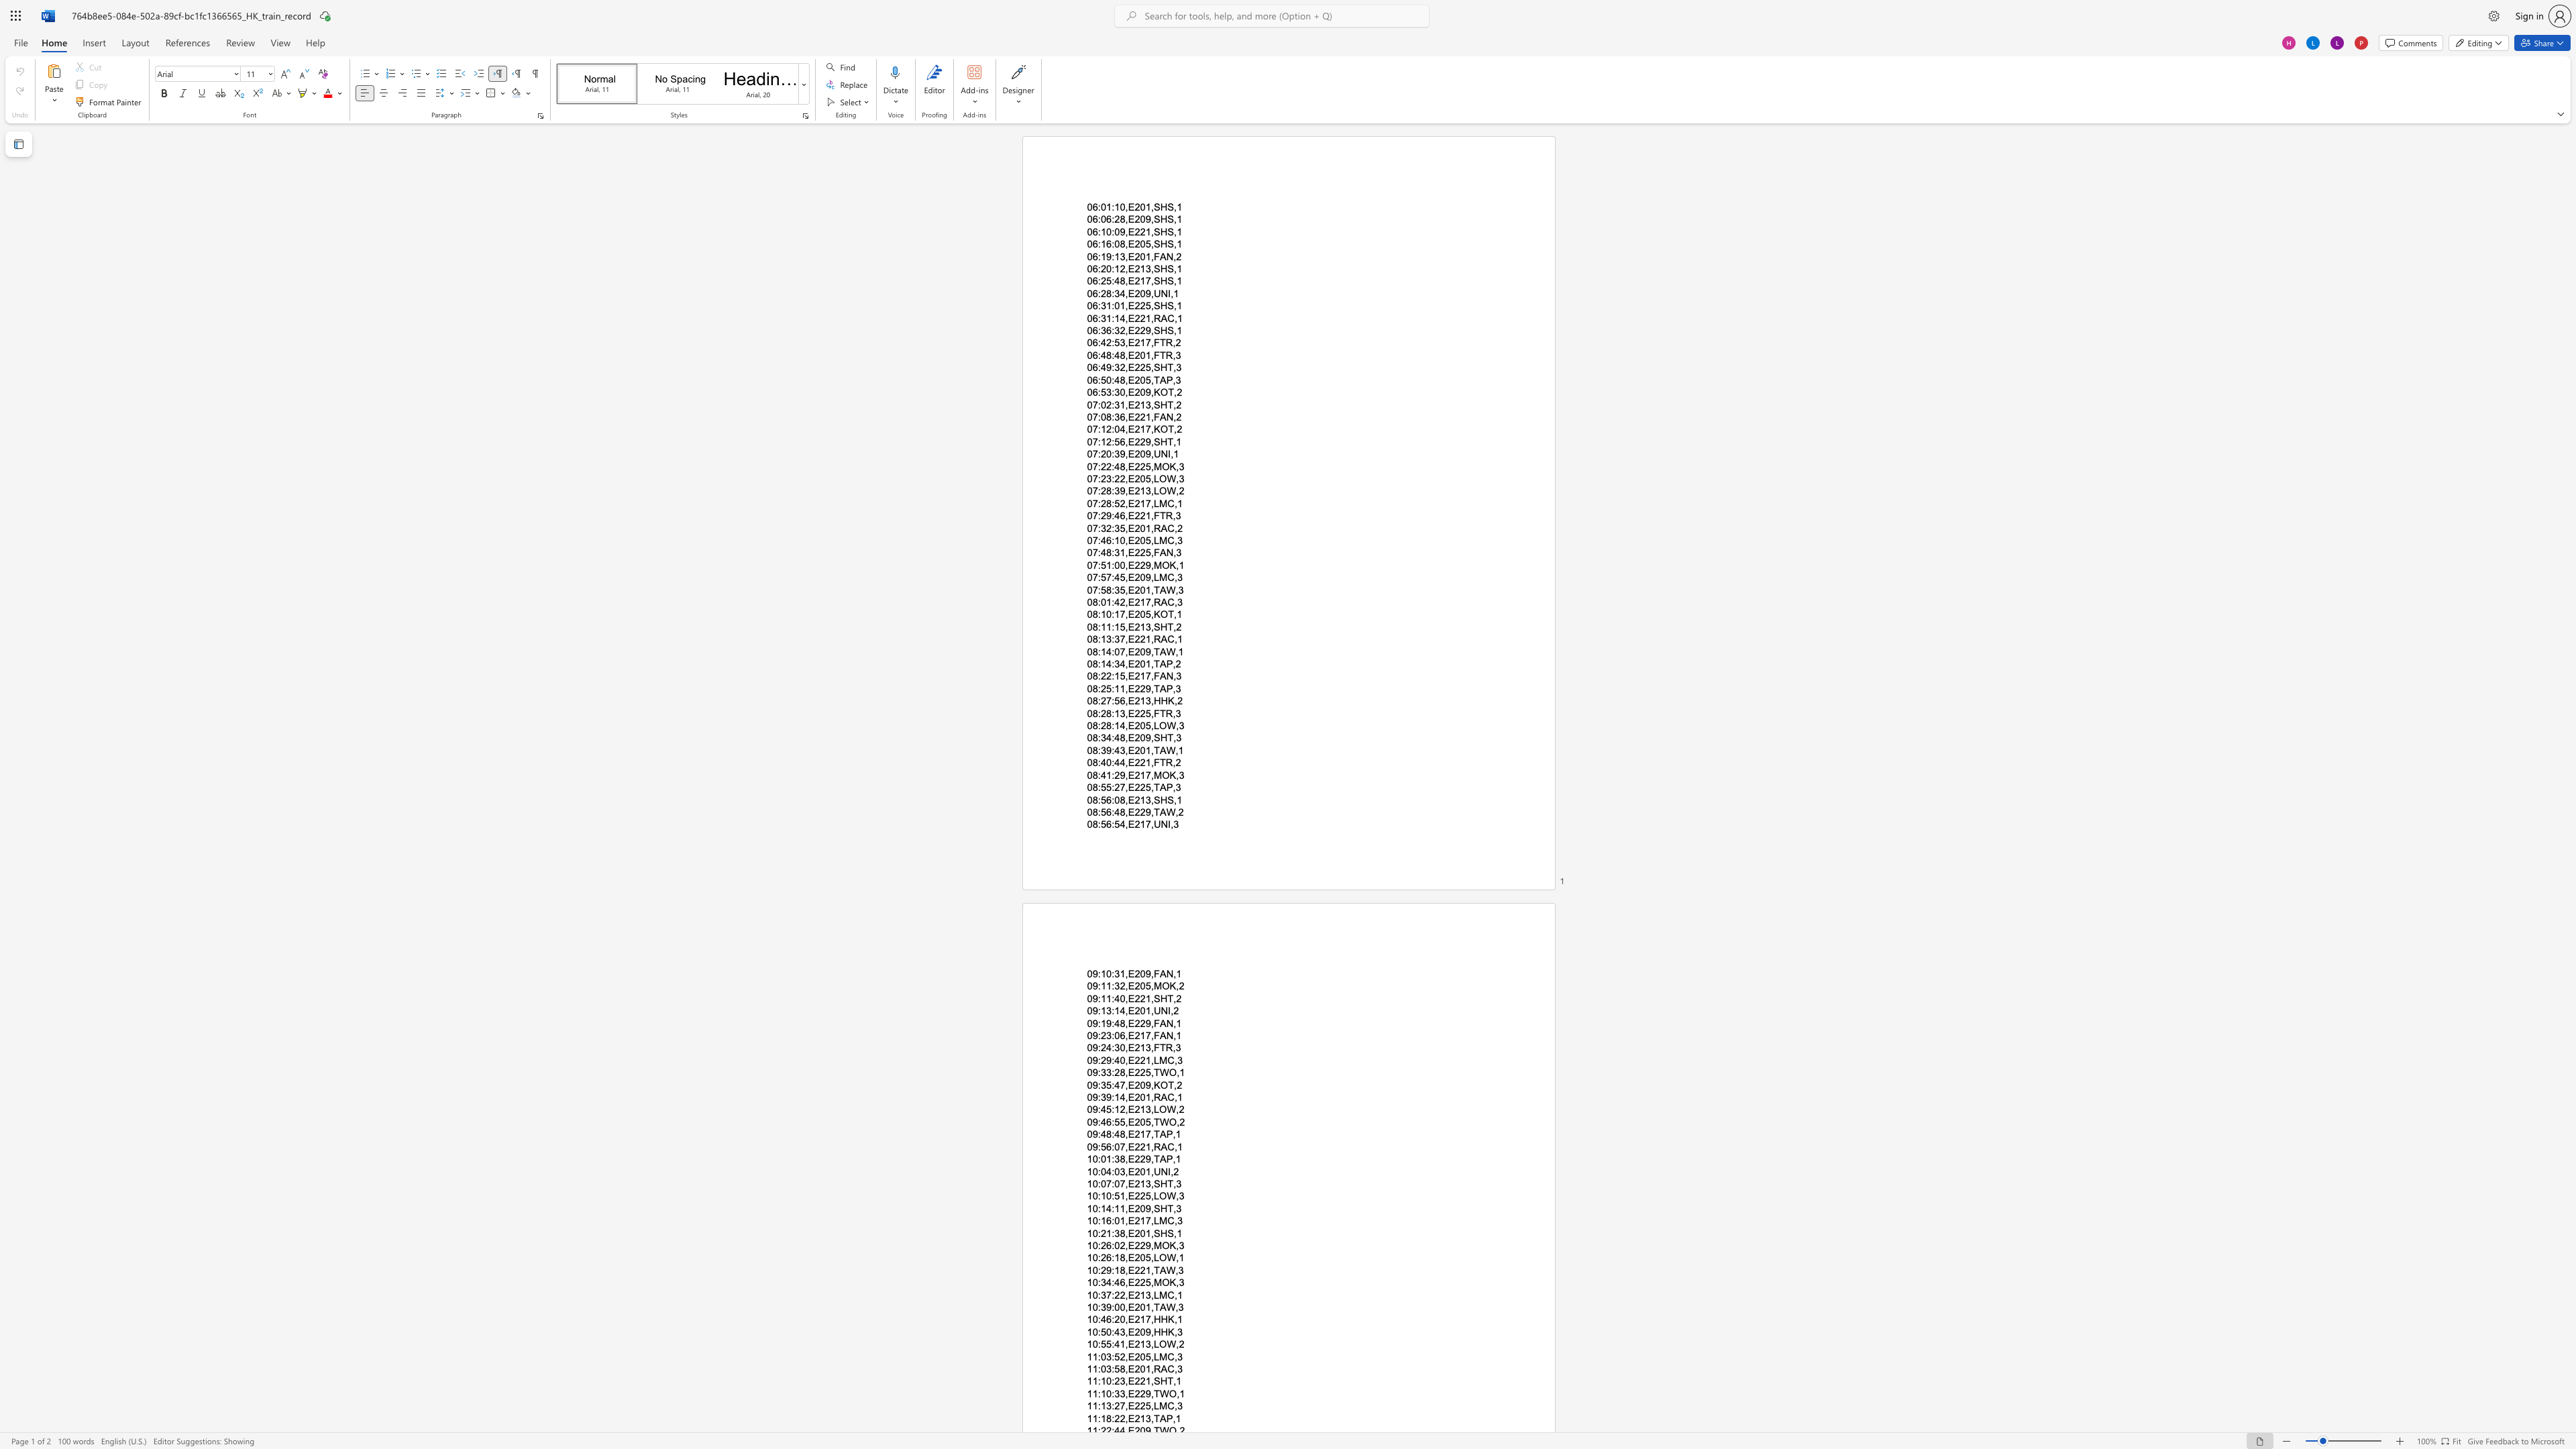  What do you see at coordinates (1149, 219) in the screenshot?
I see `the subset text ",SHS,1" within the text "06:06:28,E209,SHS,1"` at bounding box center [1149, 219].